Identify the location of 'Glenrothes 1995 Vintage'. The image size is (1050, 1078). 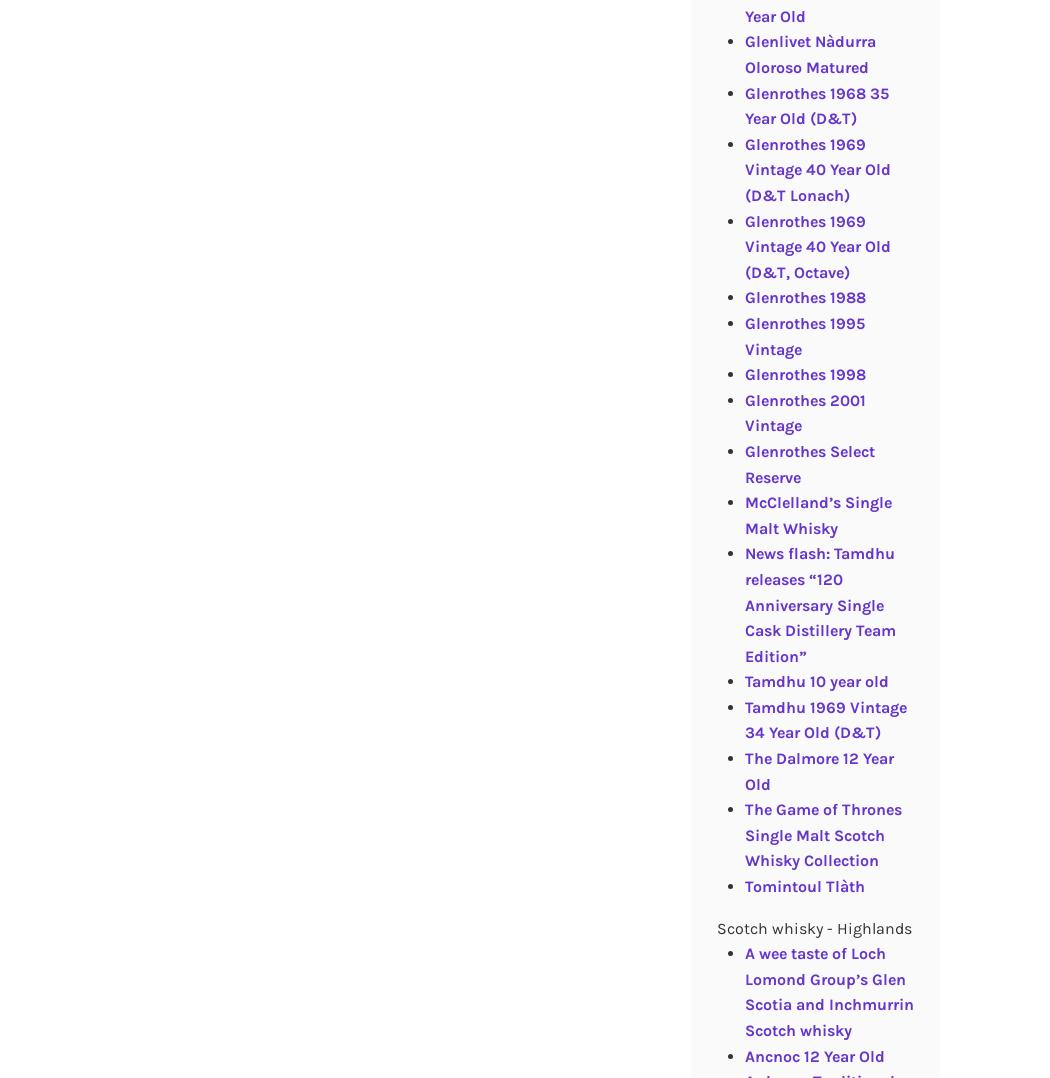
(802, 334).